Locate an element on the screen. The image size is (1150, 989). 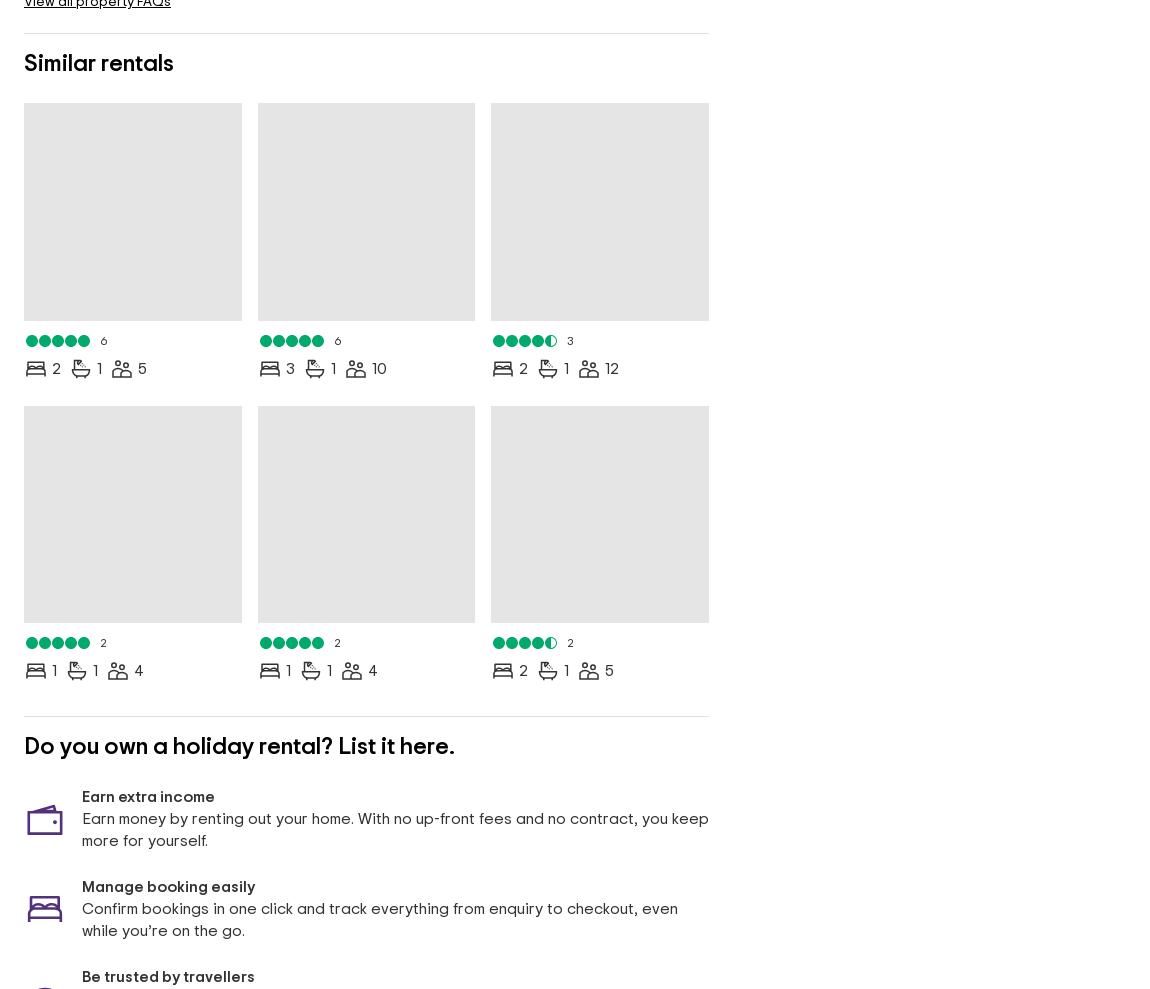
'12' is located at coordinates (611, 367).